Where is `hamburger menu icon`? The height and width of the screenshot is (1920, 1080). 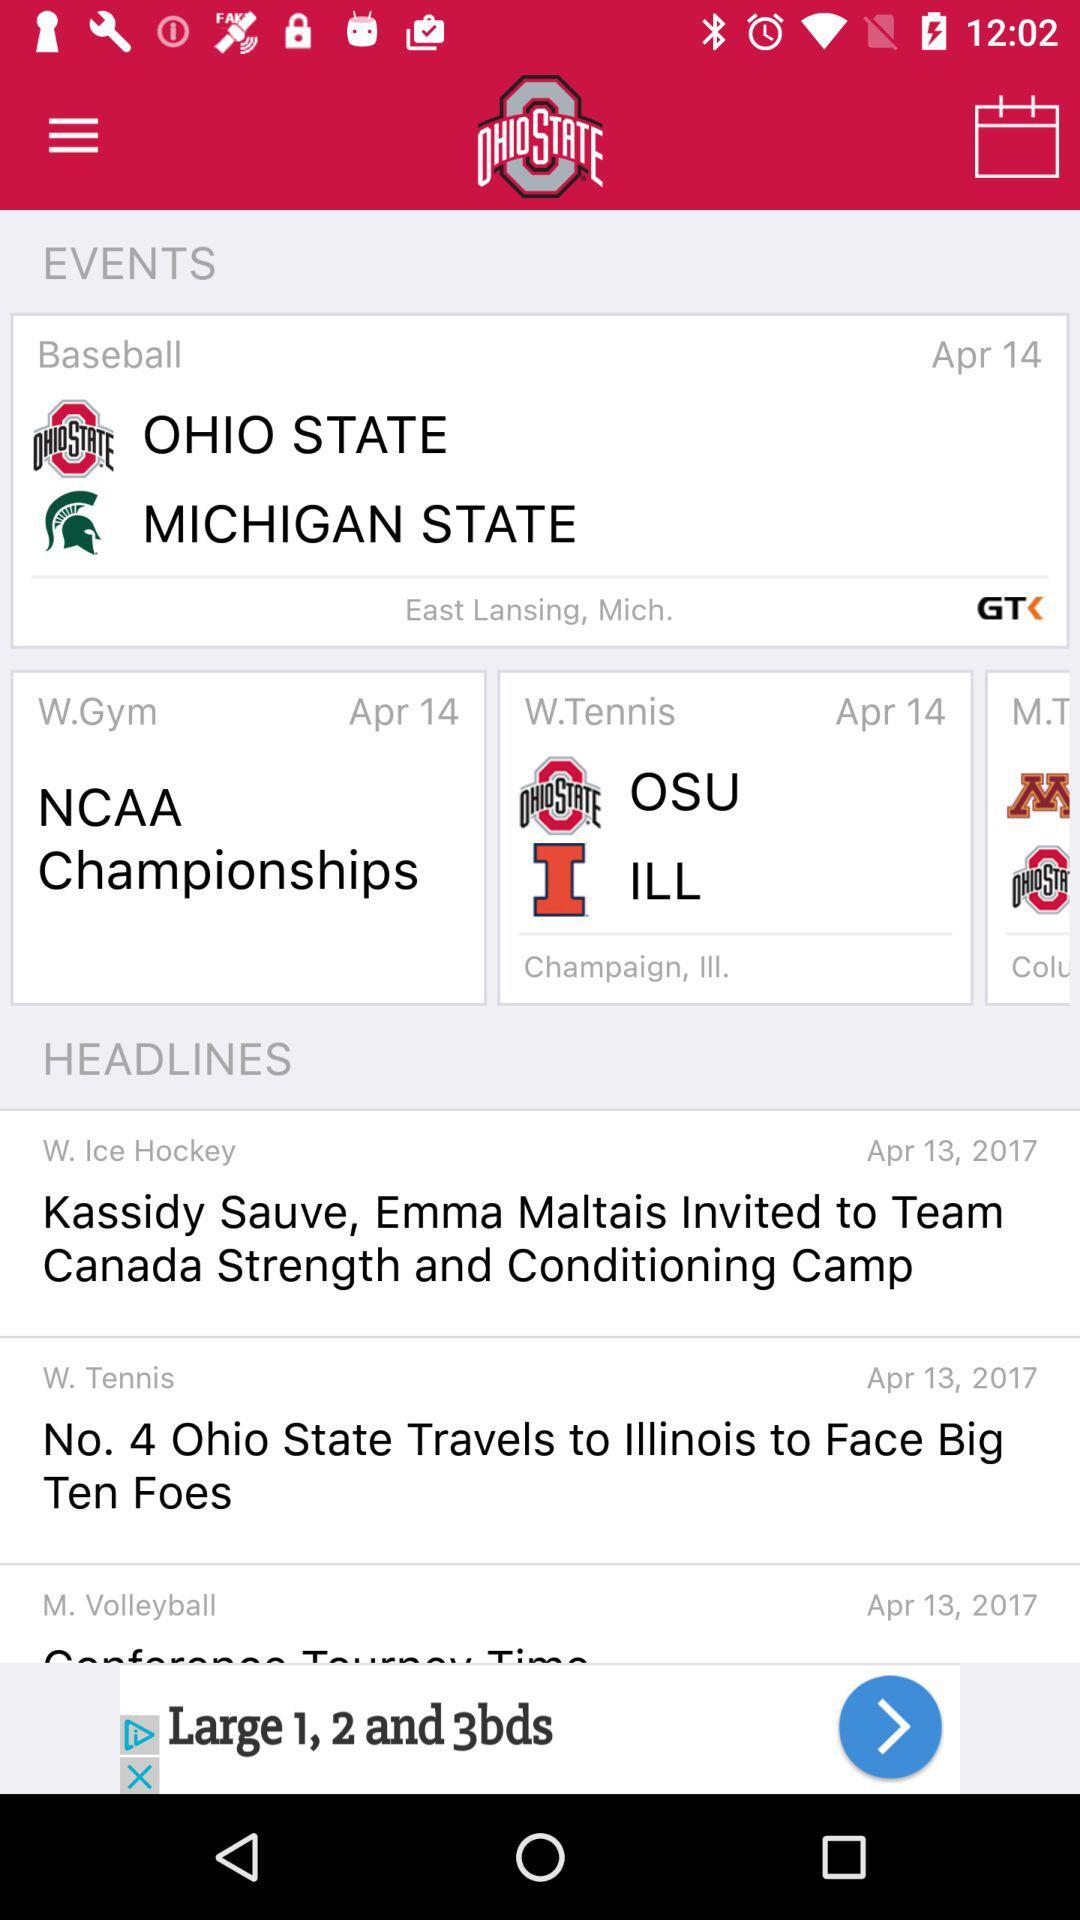 hamburger menu icon is located at coordinates (72, 135).